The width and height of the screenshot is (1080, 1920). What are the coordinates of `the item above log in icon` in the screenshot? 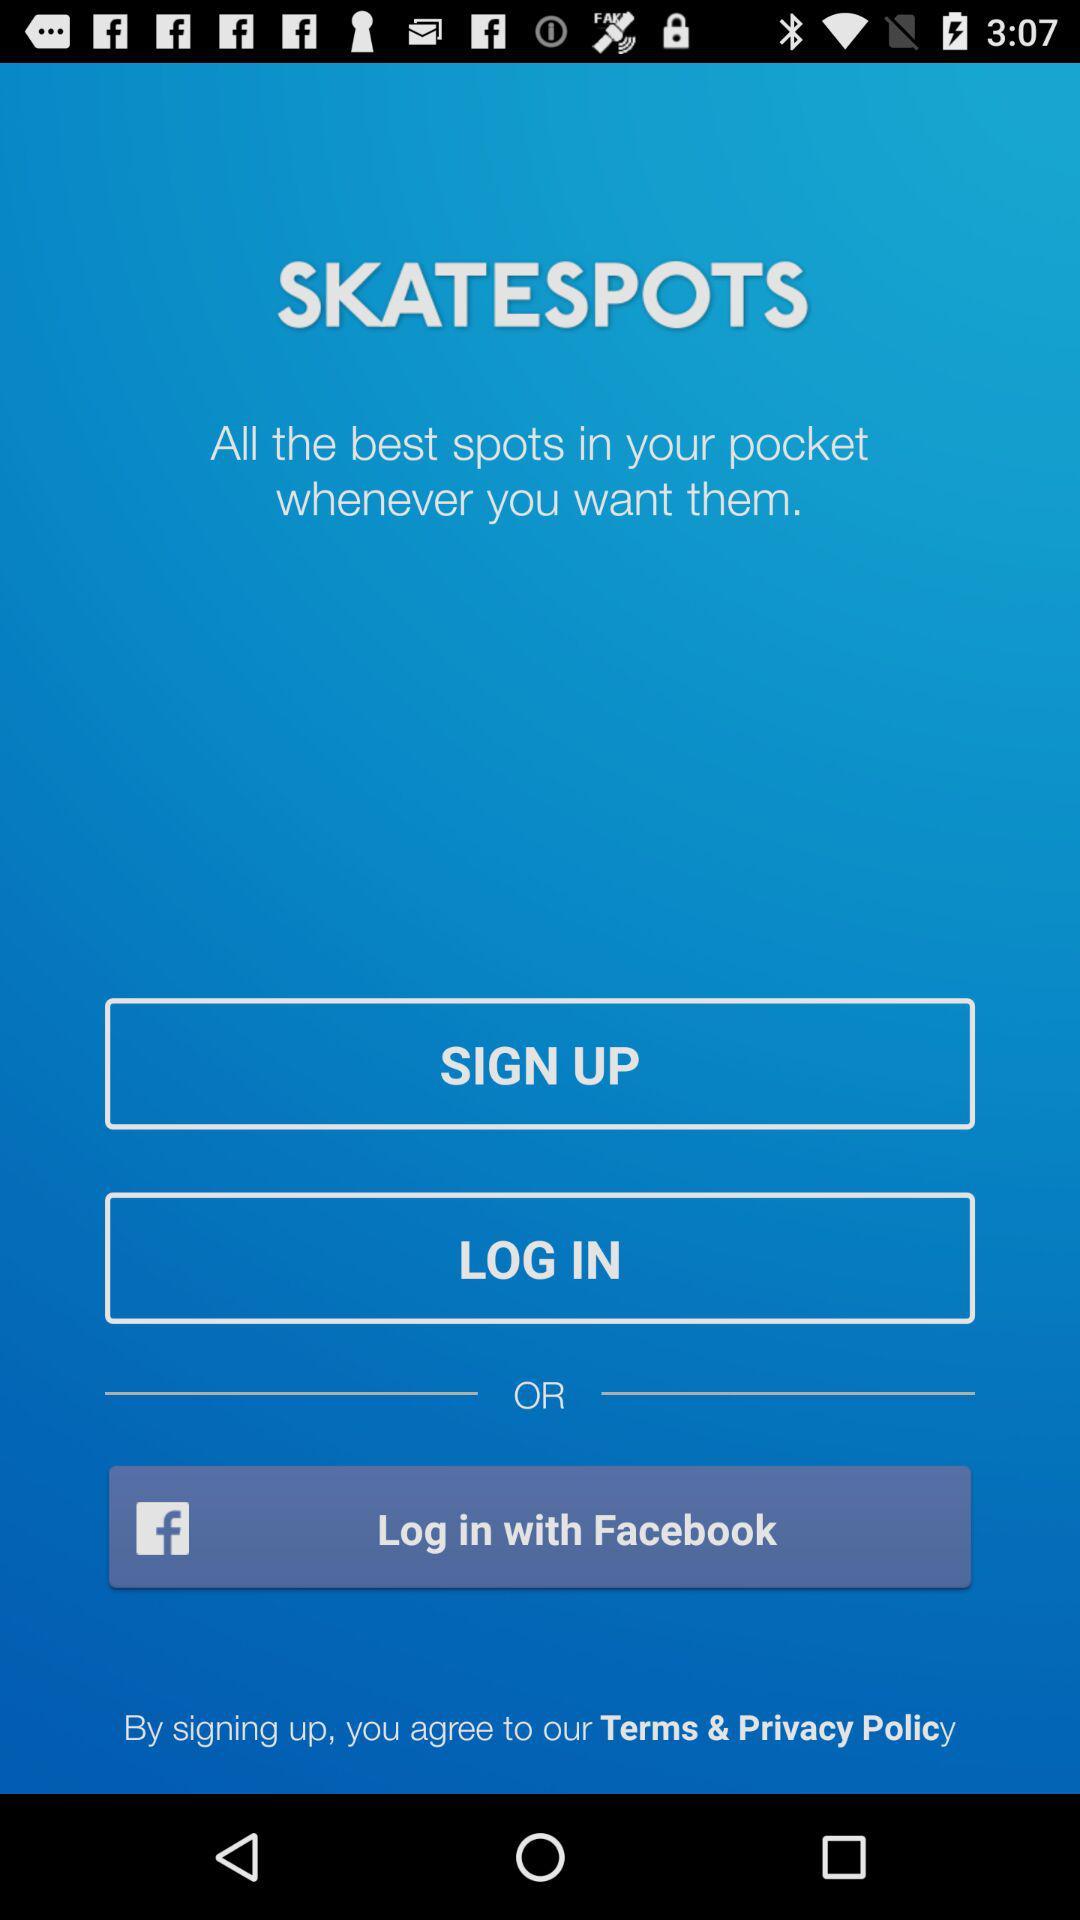 It's located at (540, 1062).